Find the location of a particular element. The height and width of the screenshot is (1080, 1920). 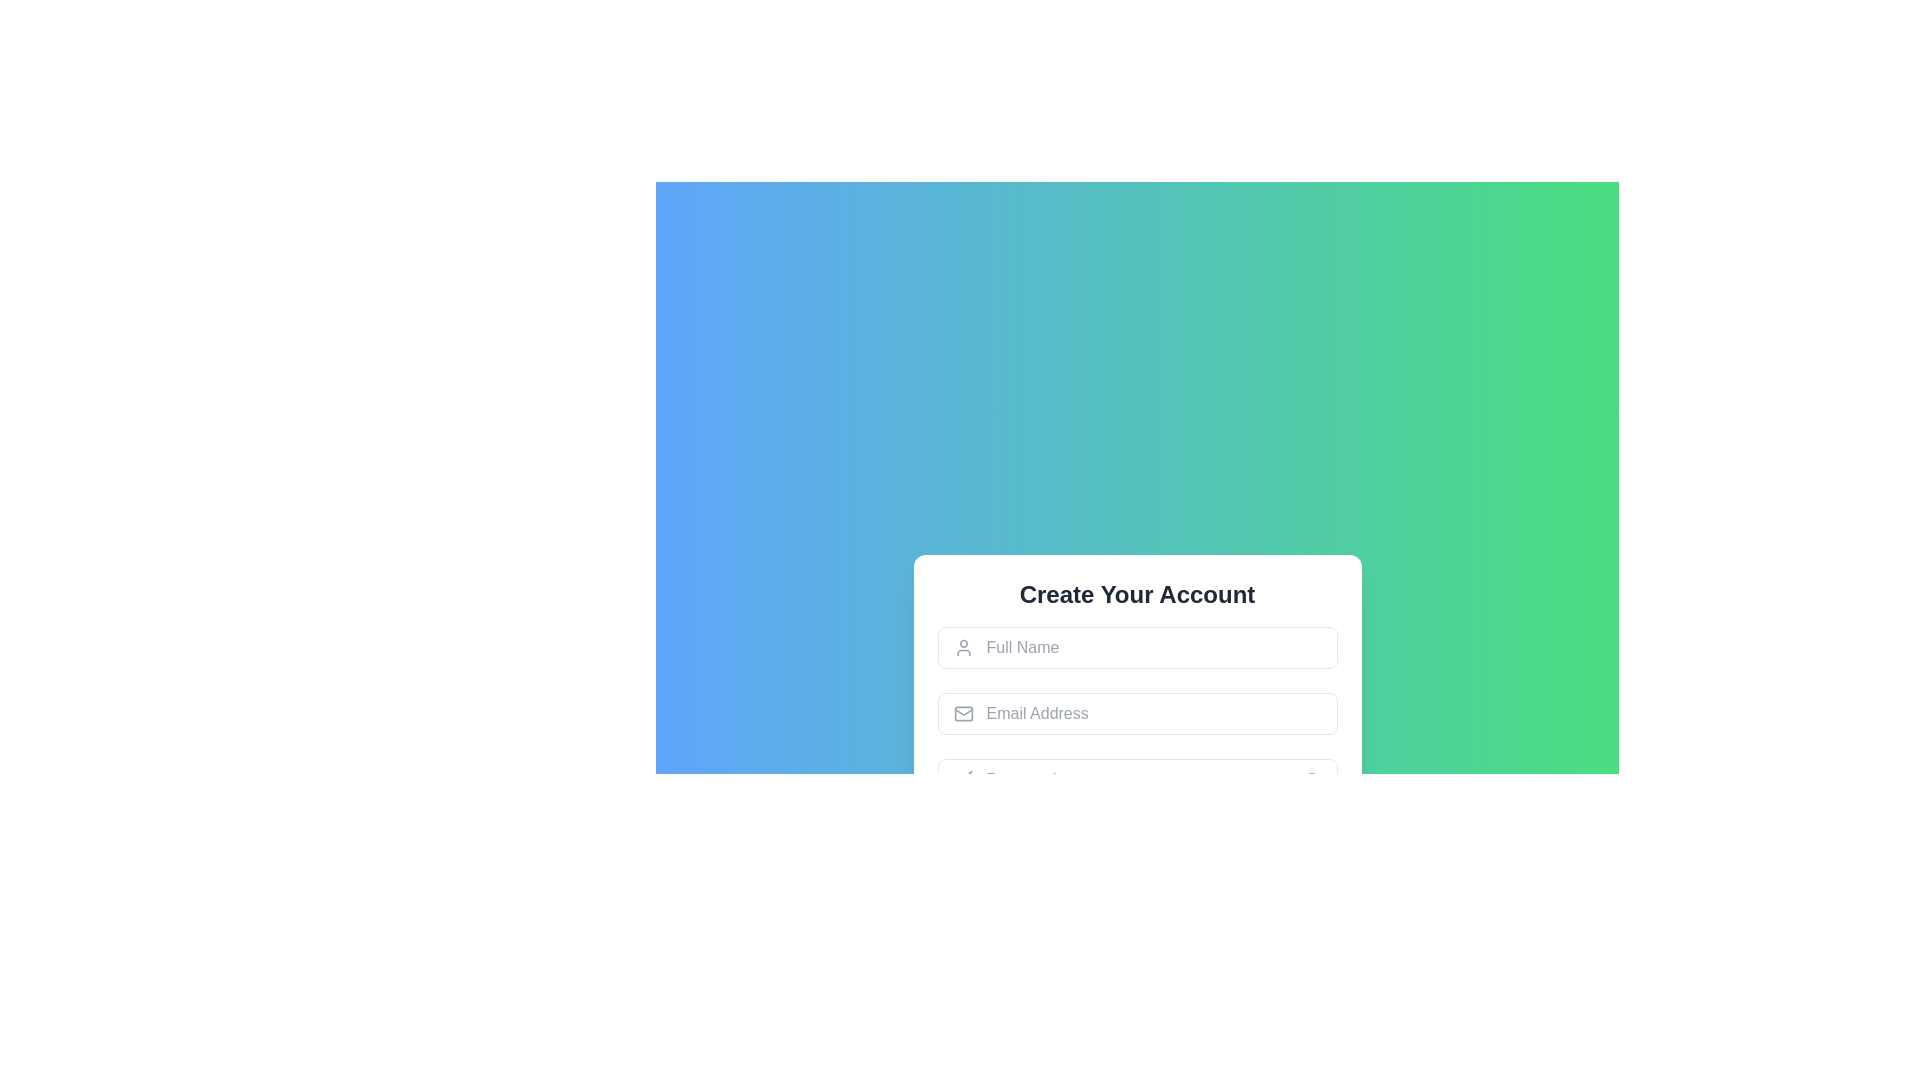

the graphical decoration of the email icon in the 'Create Your Account' form, which symbolizes an email address is located at coordinates (963, 712).